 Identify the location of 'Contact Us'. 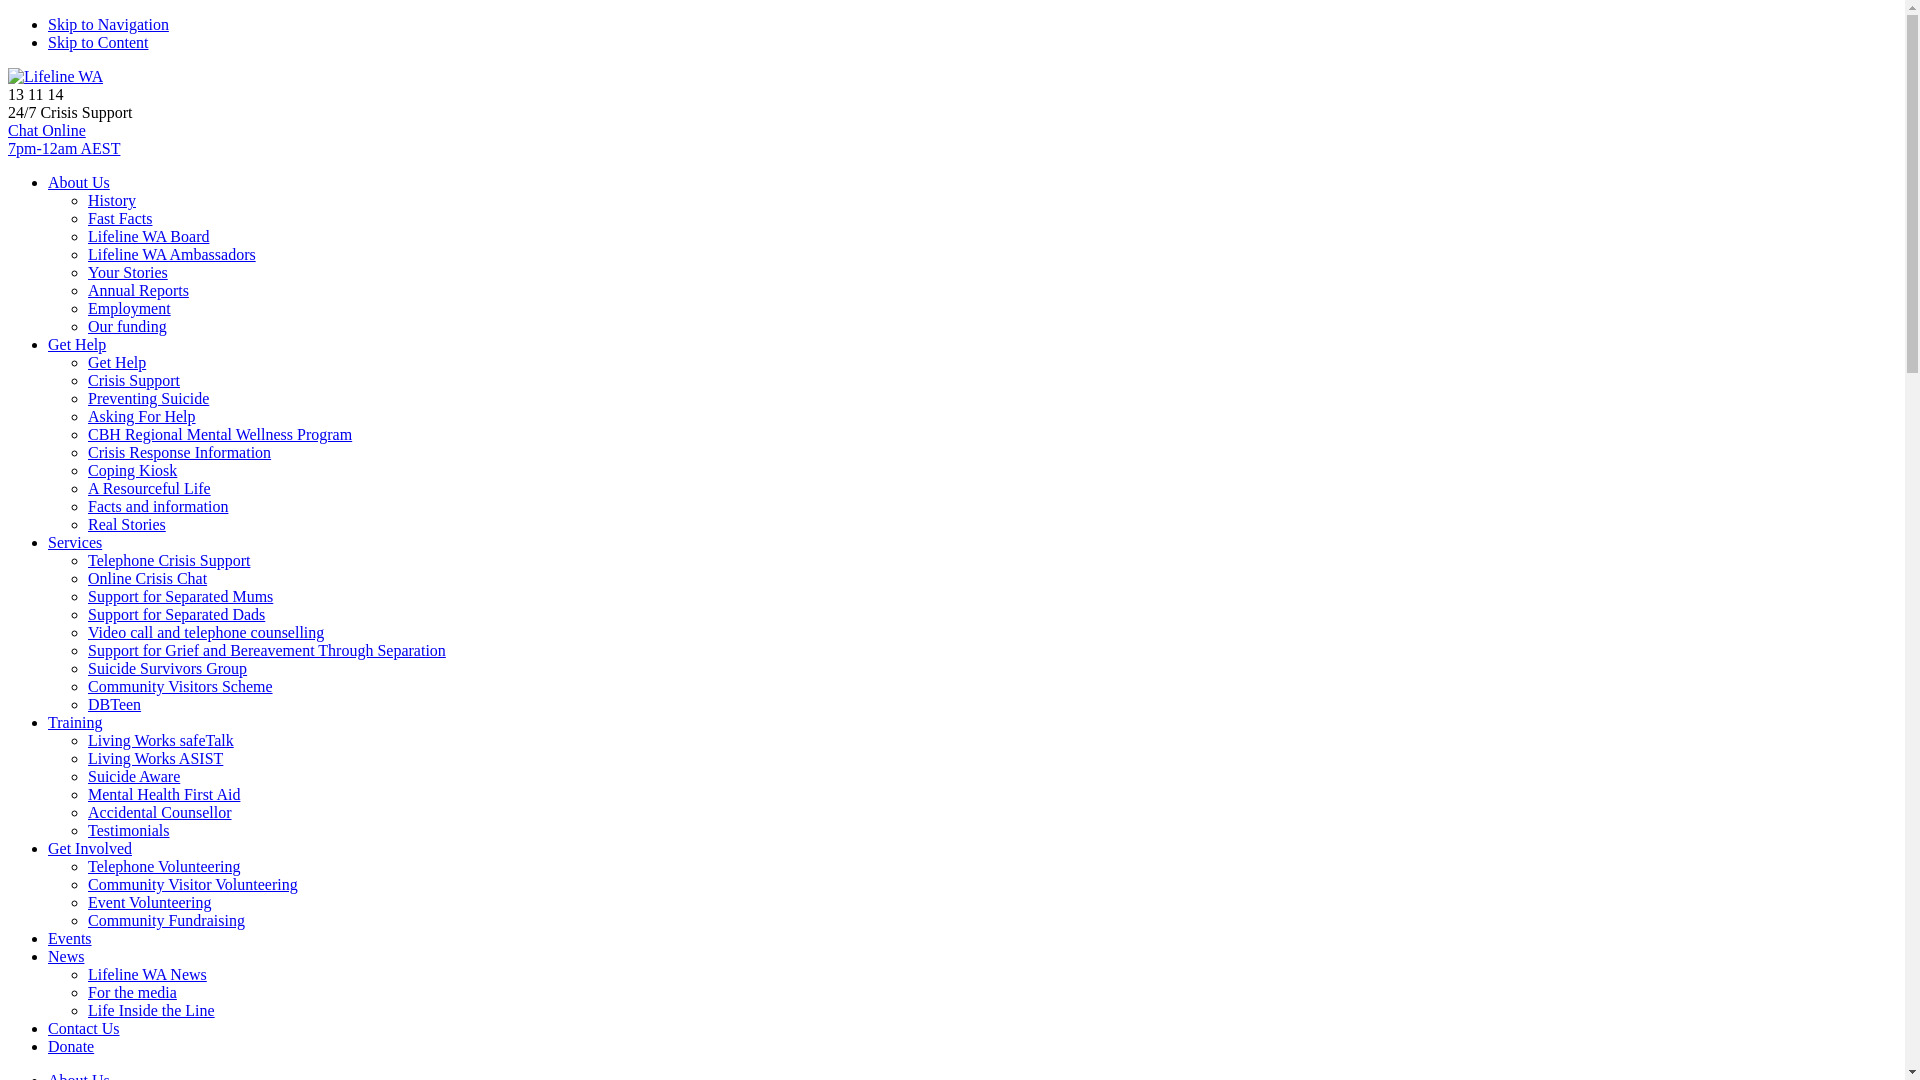
(82, 1028).